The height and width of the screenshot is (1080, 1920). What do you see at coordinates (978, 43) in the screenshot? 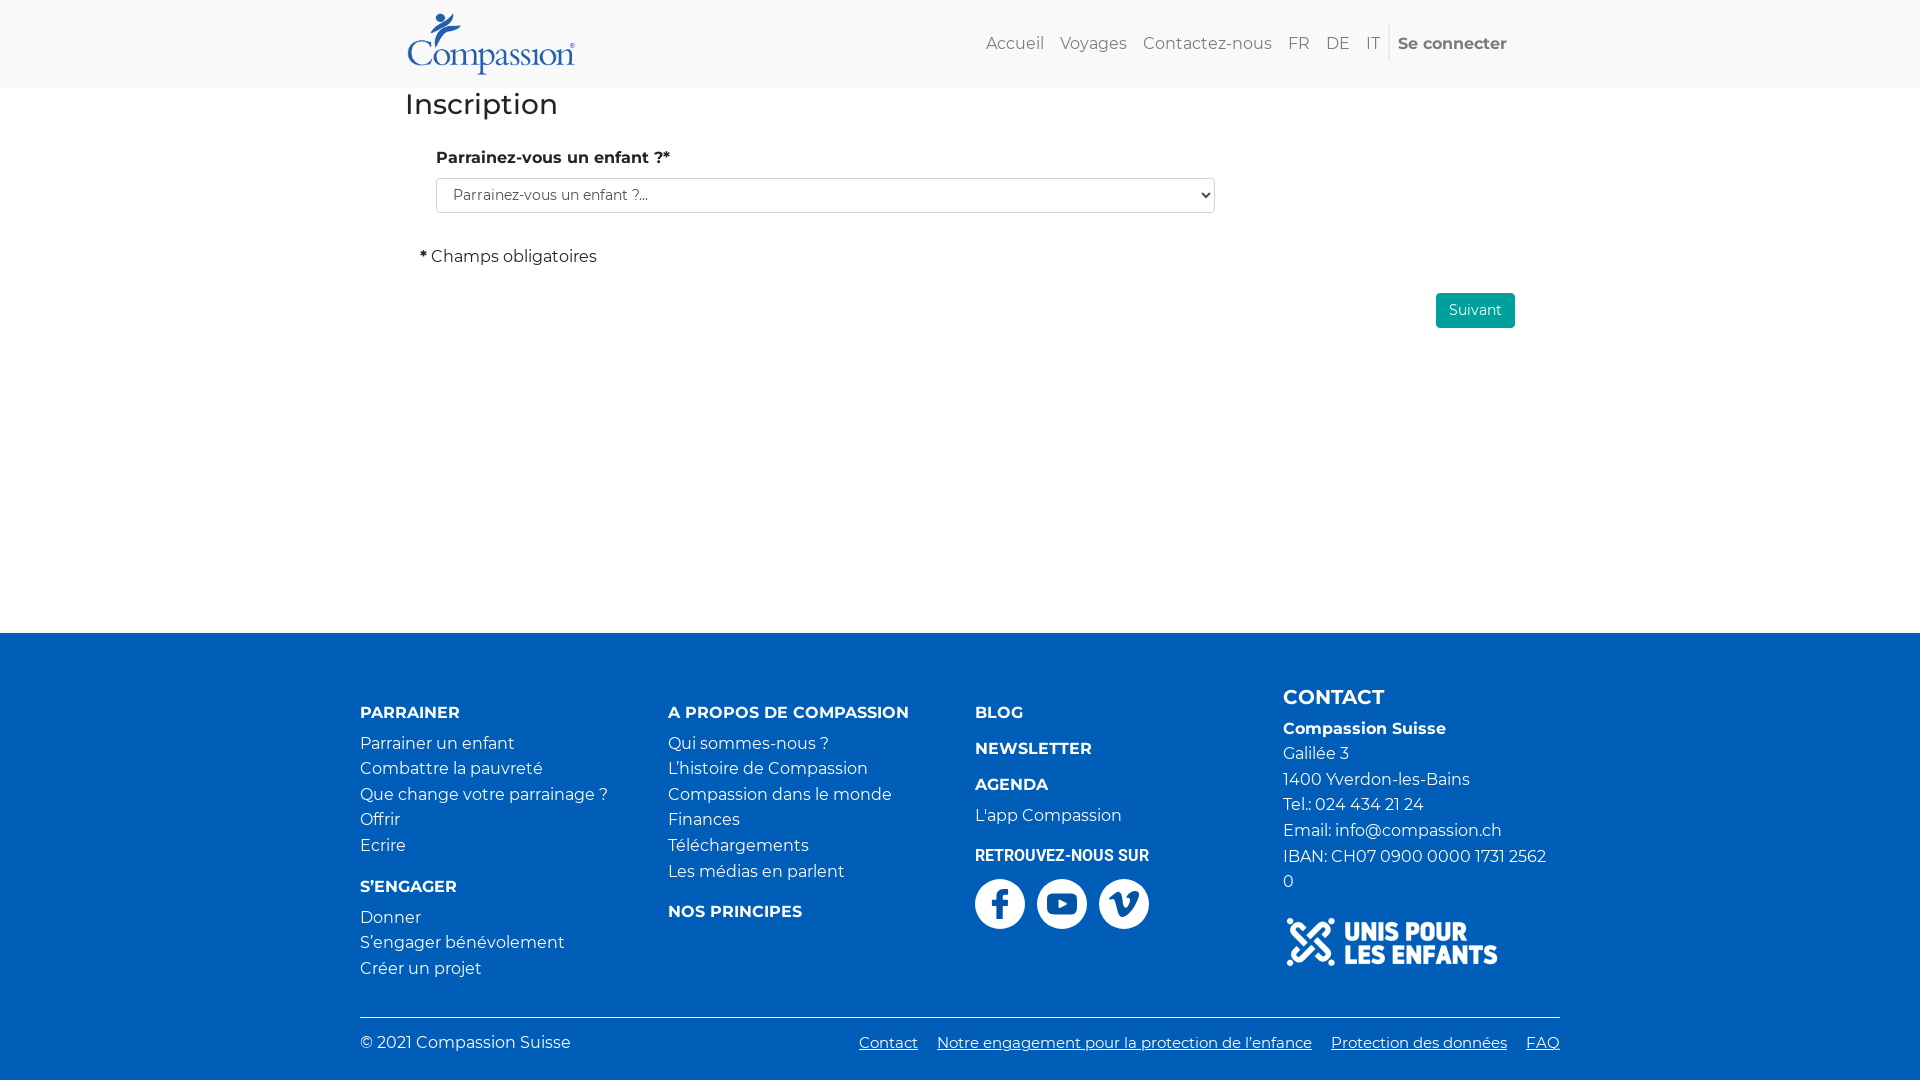
I see `'Accueil'` at bounding box center [978, 43].